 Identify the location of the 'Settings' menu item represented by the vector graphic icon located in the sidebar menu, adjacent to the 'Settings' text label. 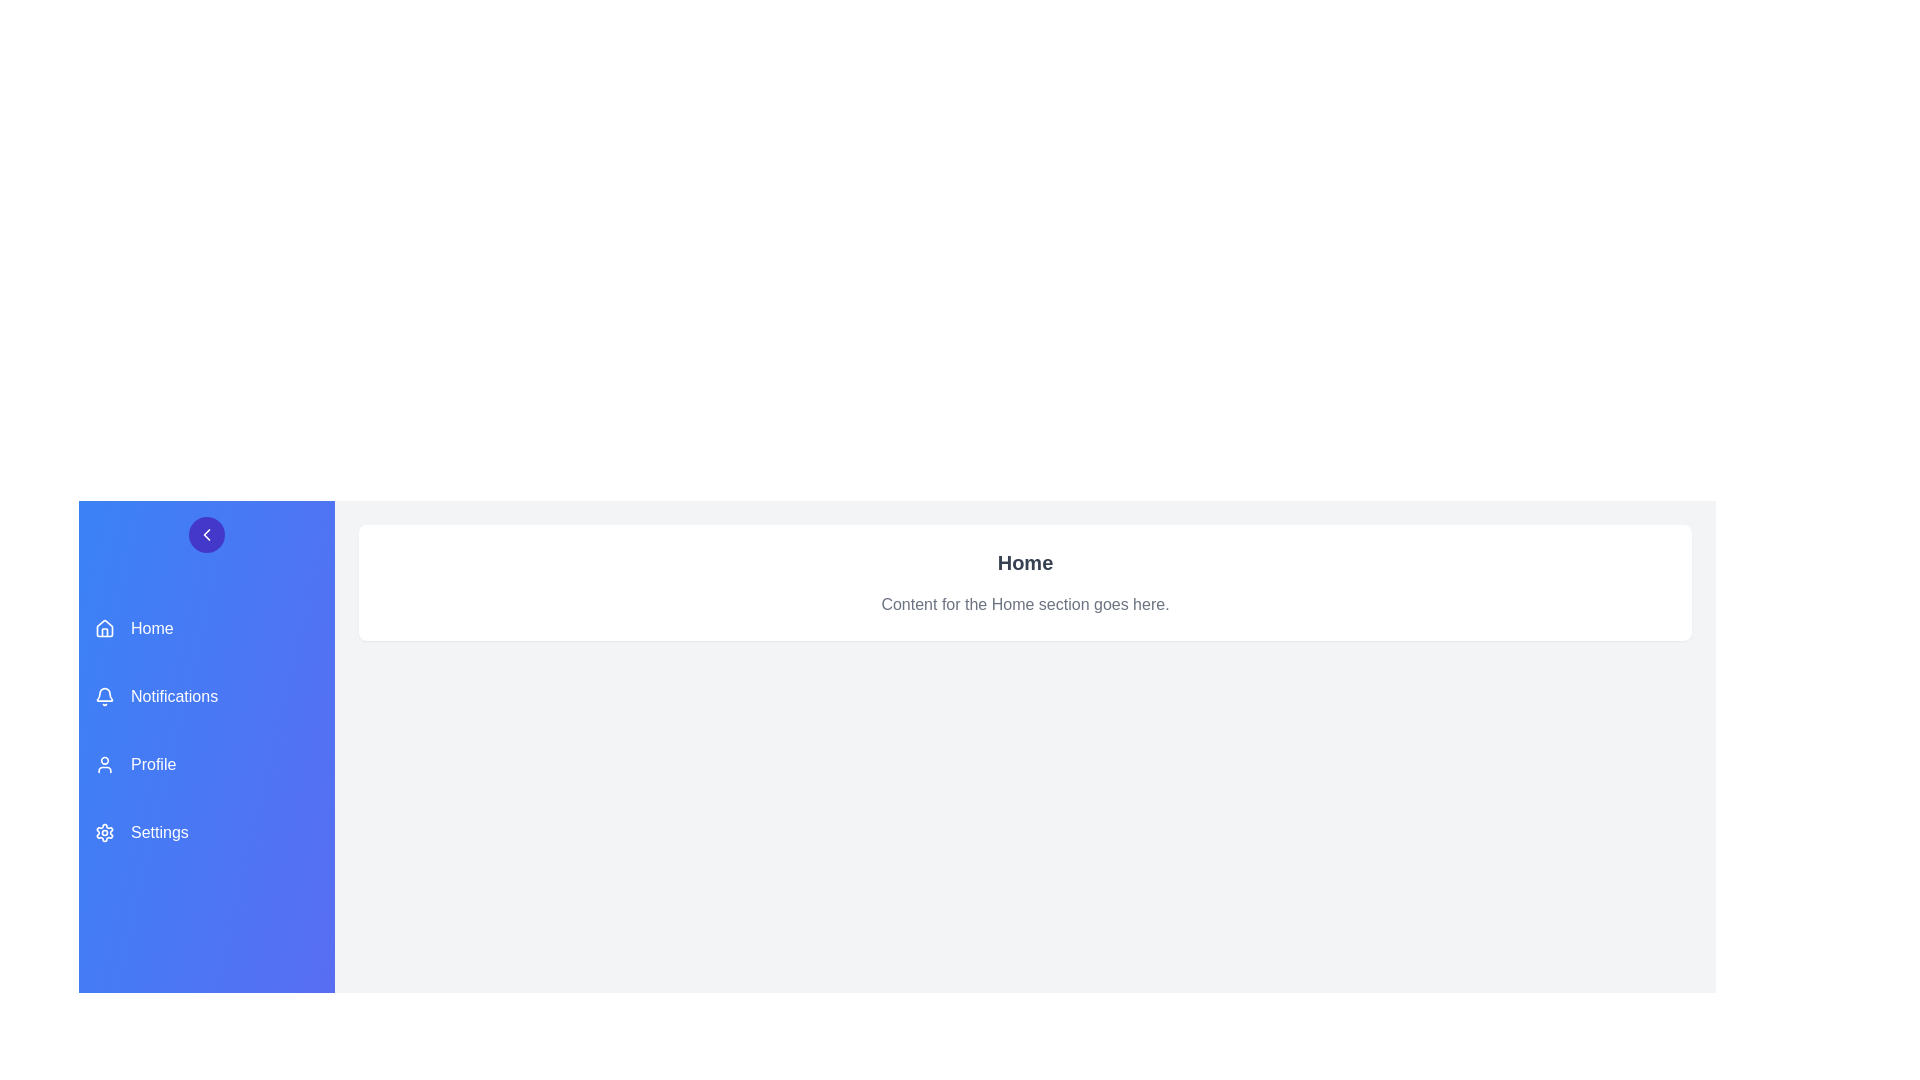
(104, 833).